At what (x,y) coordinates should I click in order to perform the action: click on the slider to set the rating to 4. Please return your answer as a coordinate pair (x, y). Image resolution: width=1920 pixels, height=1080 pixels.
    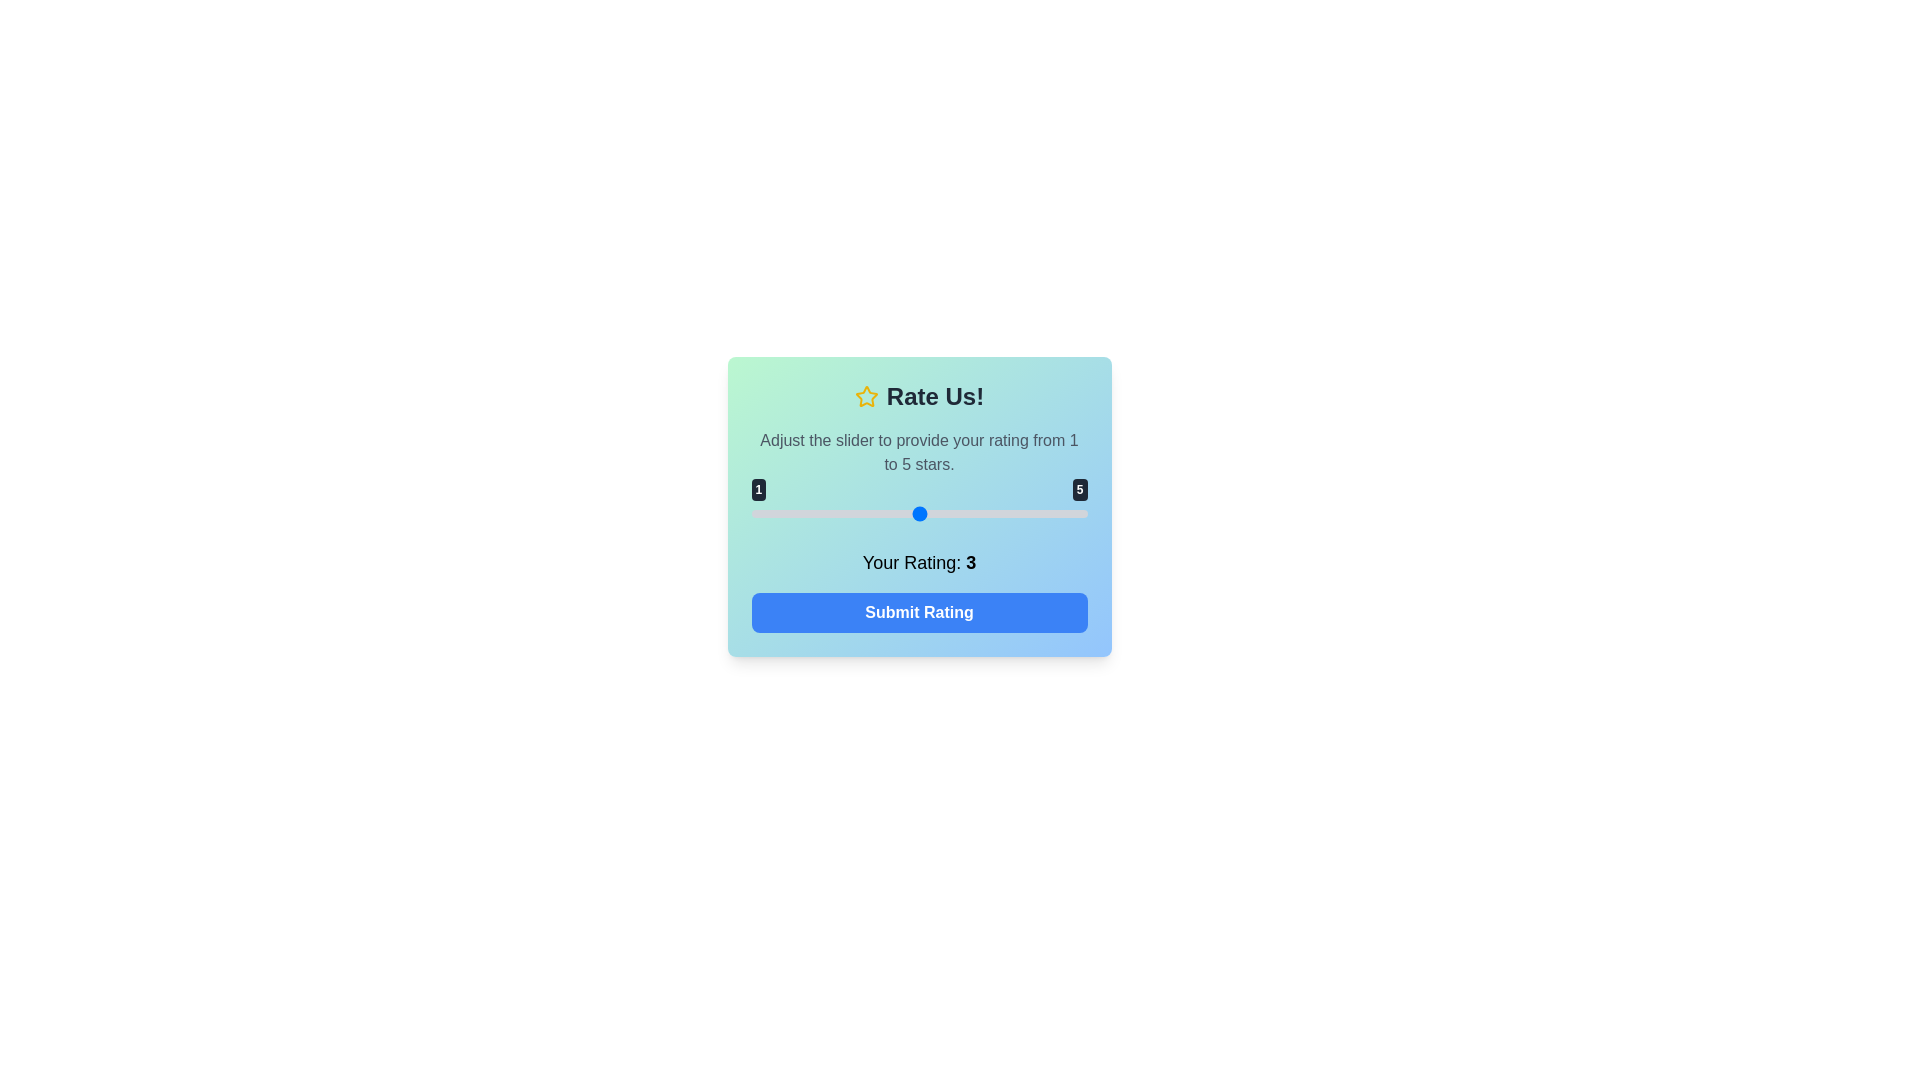
    Looking at the image, I should click on (1003, 512).